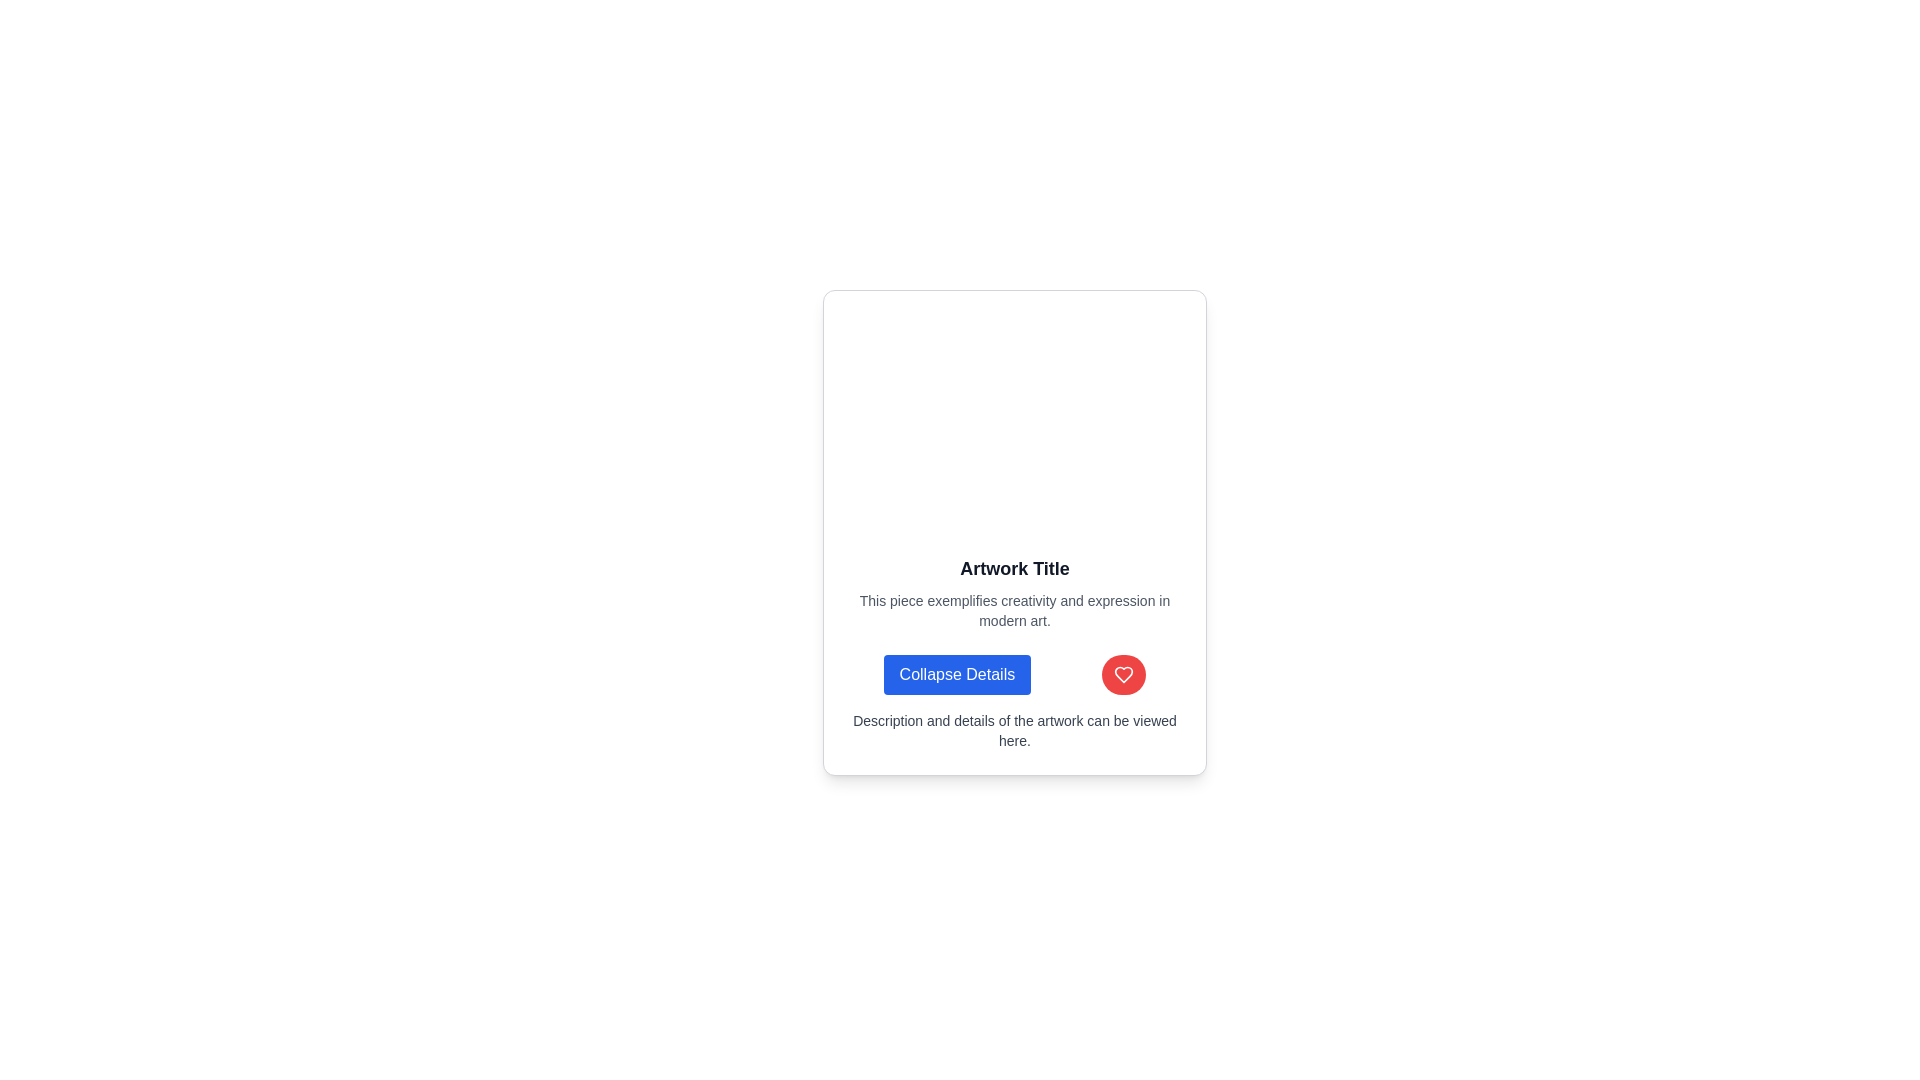 This screenshot has width=1920, height=1080. I want to click on the heart-shaped button, so click(1124, 675).